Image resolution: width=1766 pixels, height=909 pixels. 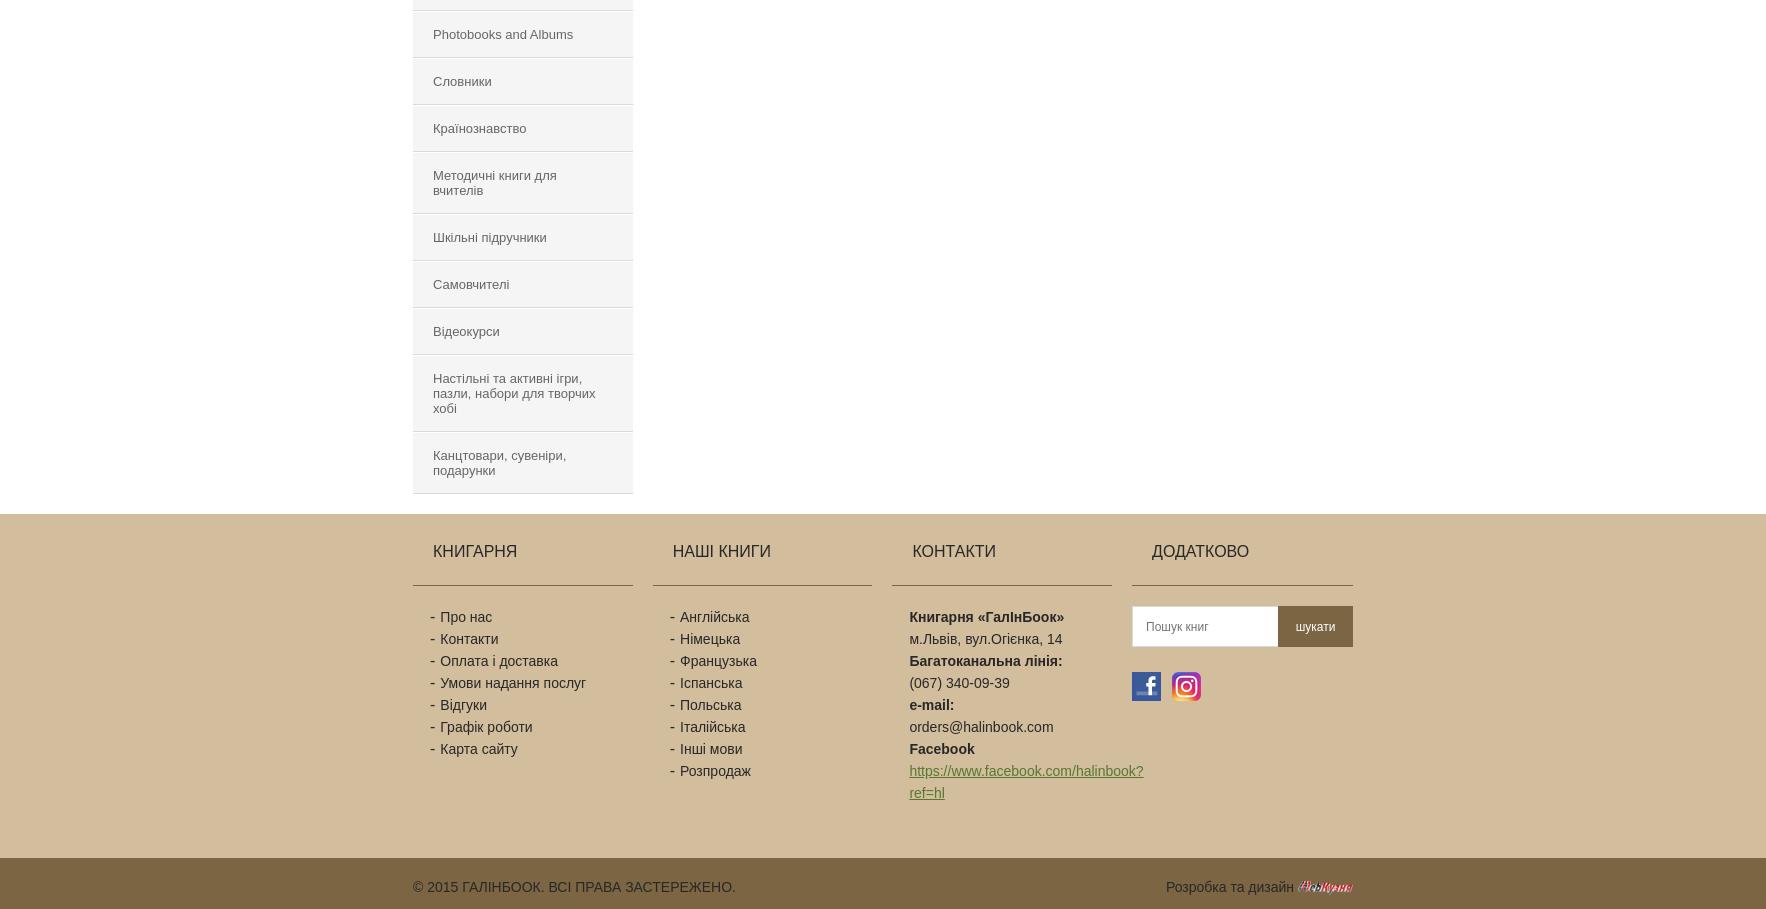 I want to click on 'Facebook', so click(x=940, y=749).